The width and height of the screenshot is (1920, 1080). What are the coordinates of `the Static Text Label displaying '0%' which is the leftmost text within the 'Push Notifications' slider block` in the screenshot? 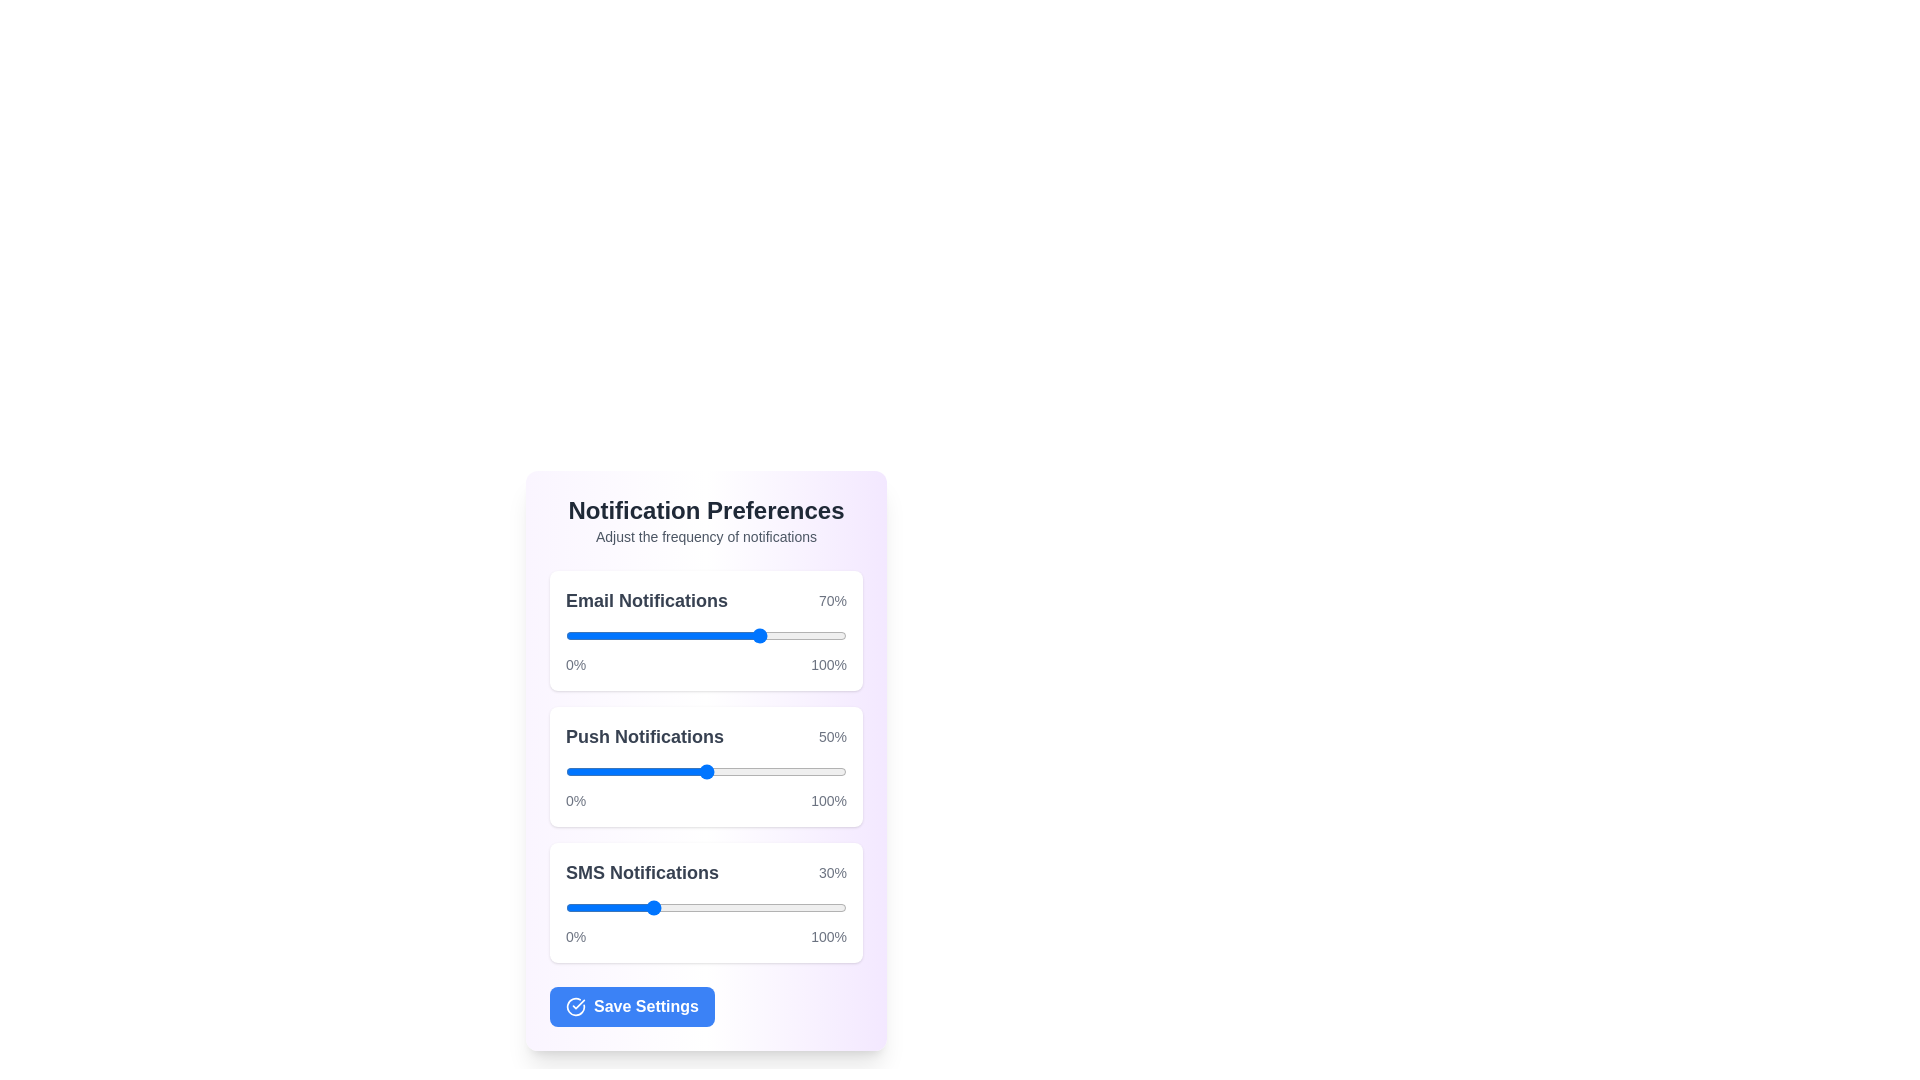 It's located at (575, 800).